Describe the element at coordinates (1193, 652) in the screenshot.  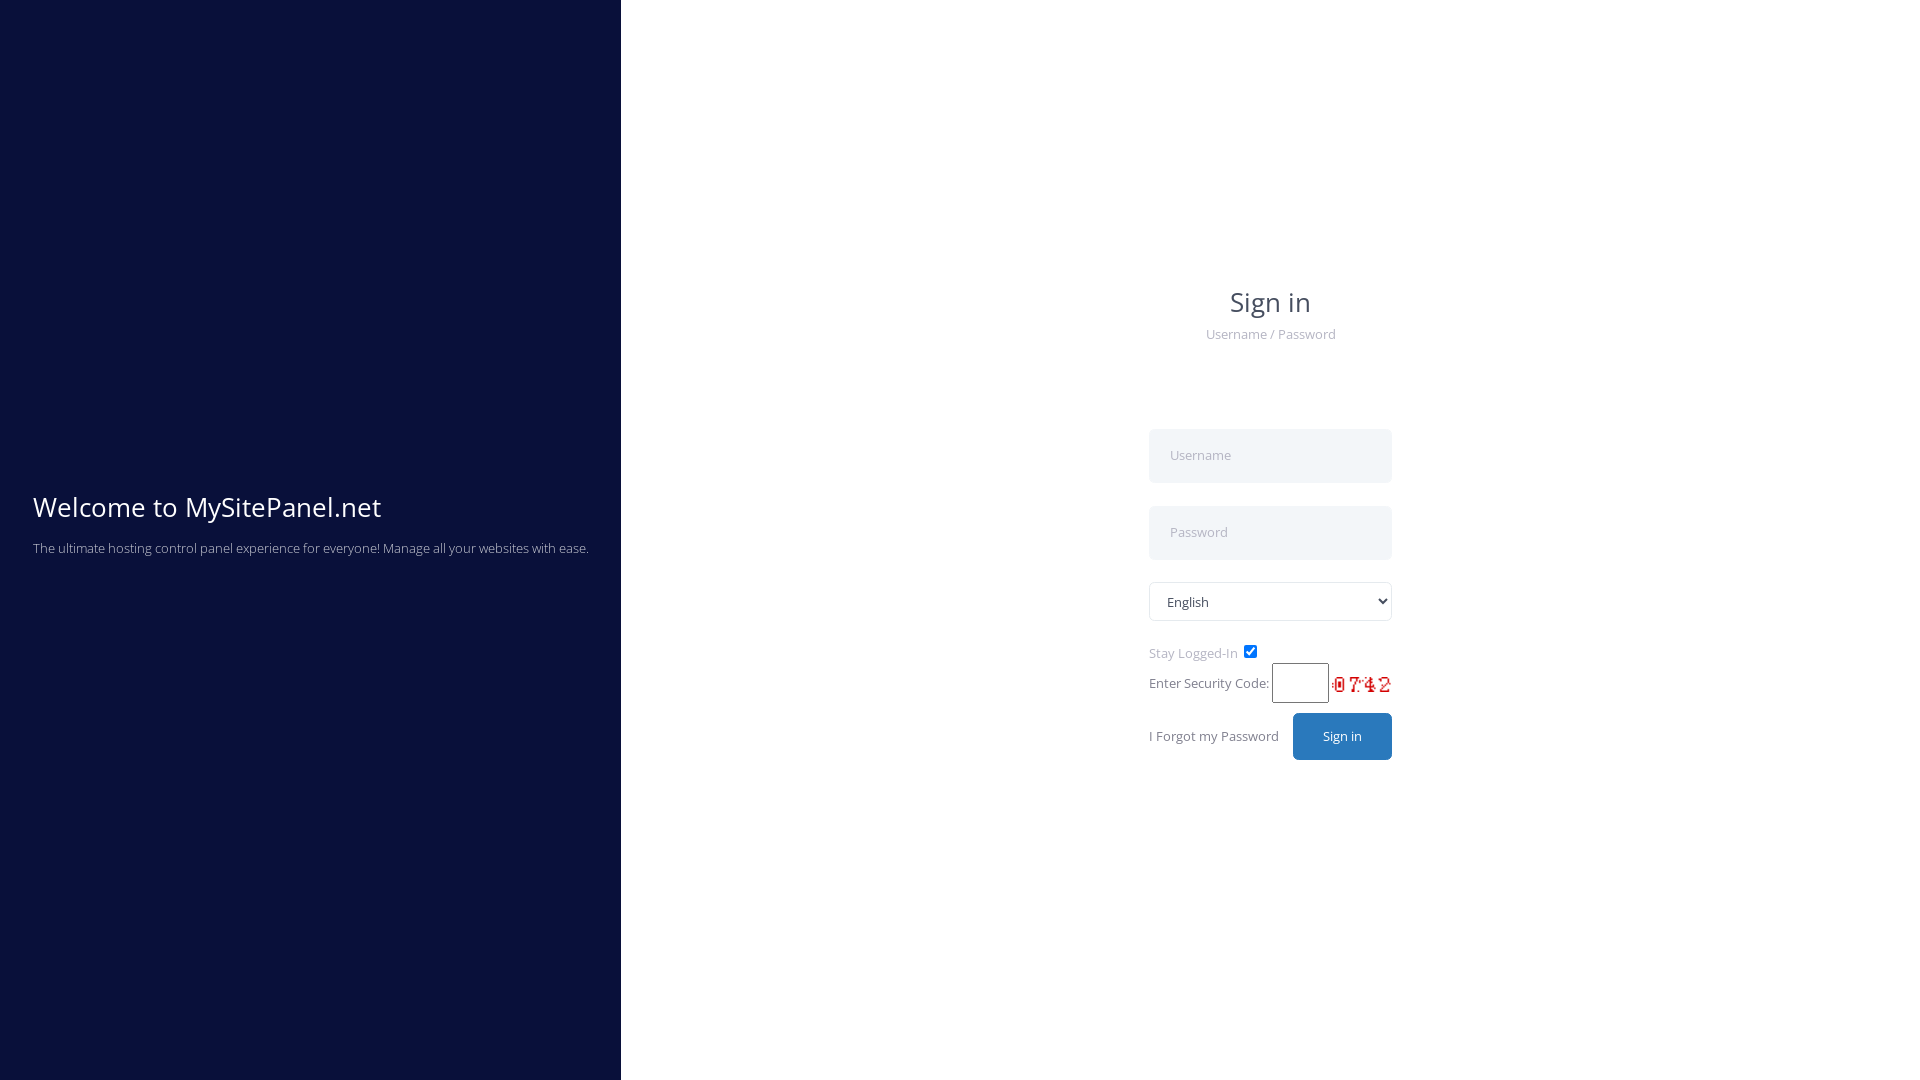
I see `'Stay Logged-In'` at that location.